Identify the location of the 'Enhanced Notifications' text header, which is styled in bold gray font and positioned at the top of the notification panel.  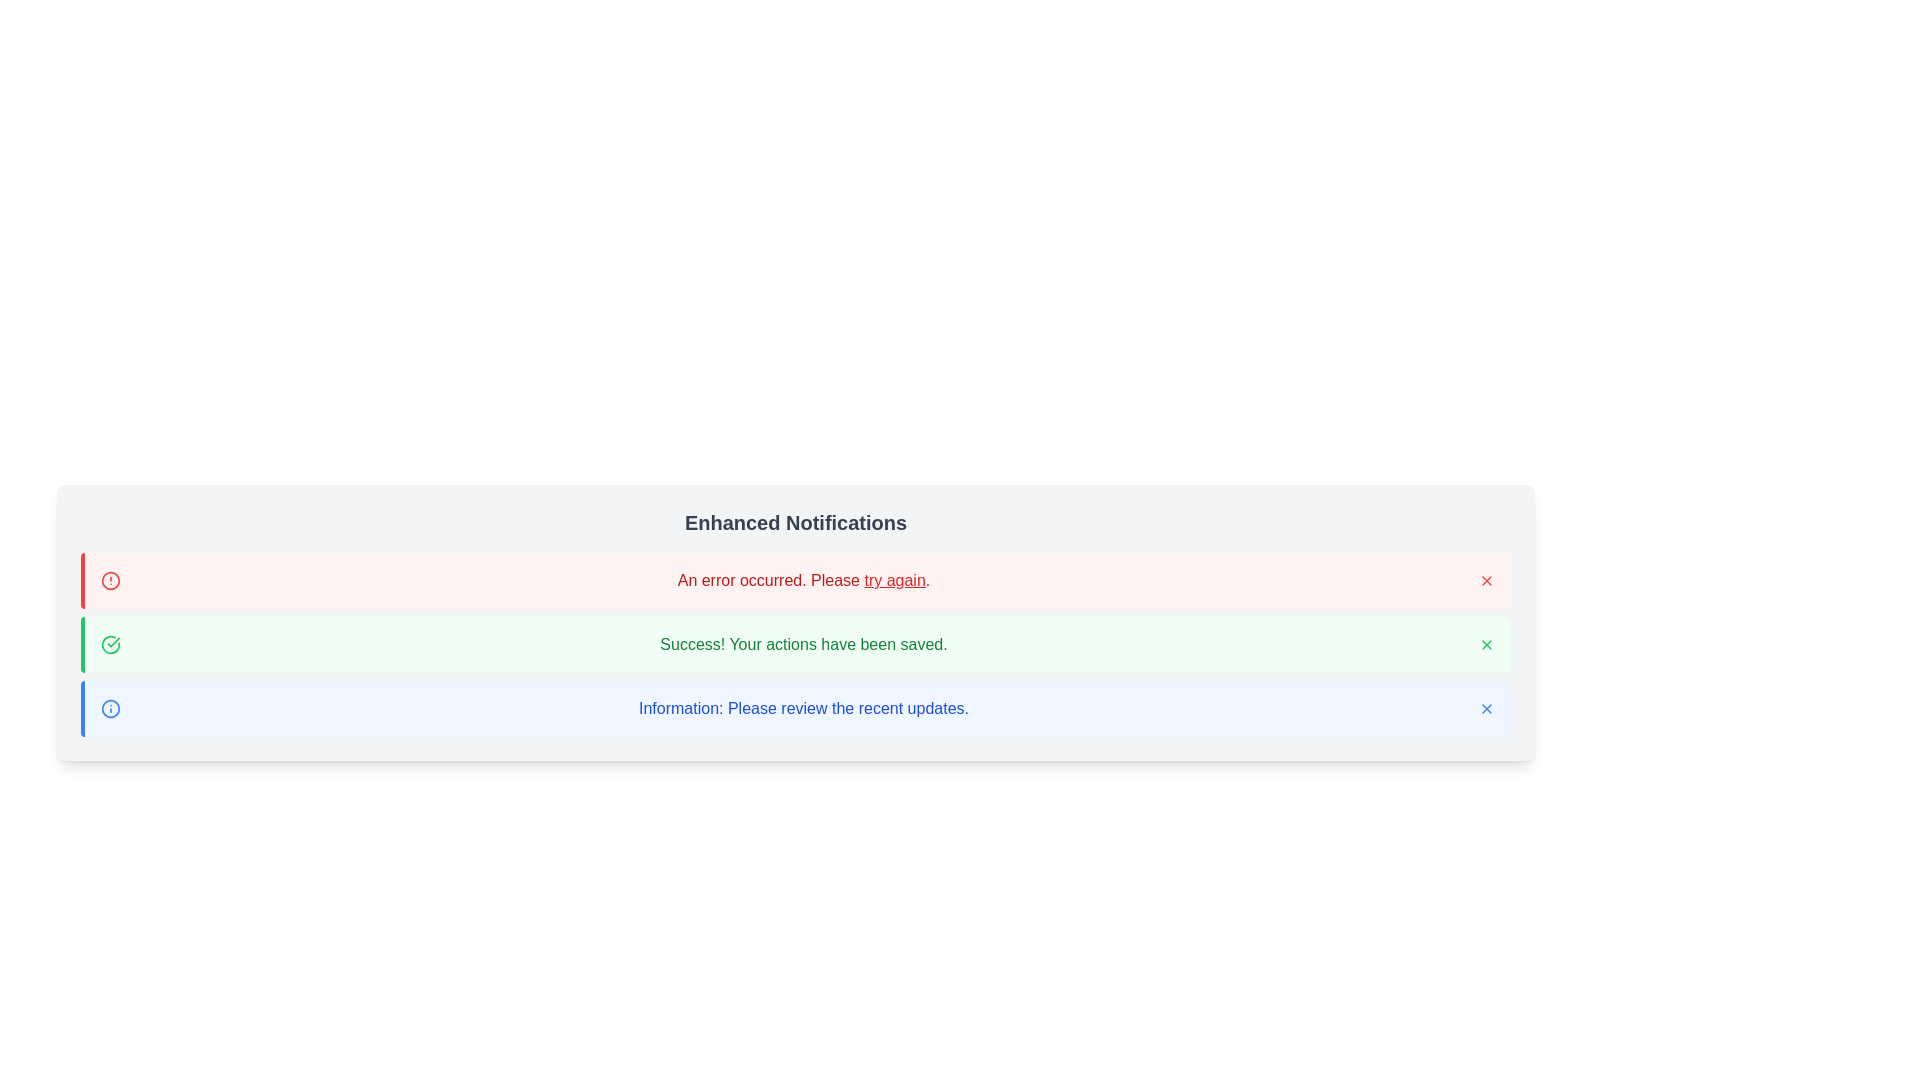
(795, 522).